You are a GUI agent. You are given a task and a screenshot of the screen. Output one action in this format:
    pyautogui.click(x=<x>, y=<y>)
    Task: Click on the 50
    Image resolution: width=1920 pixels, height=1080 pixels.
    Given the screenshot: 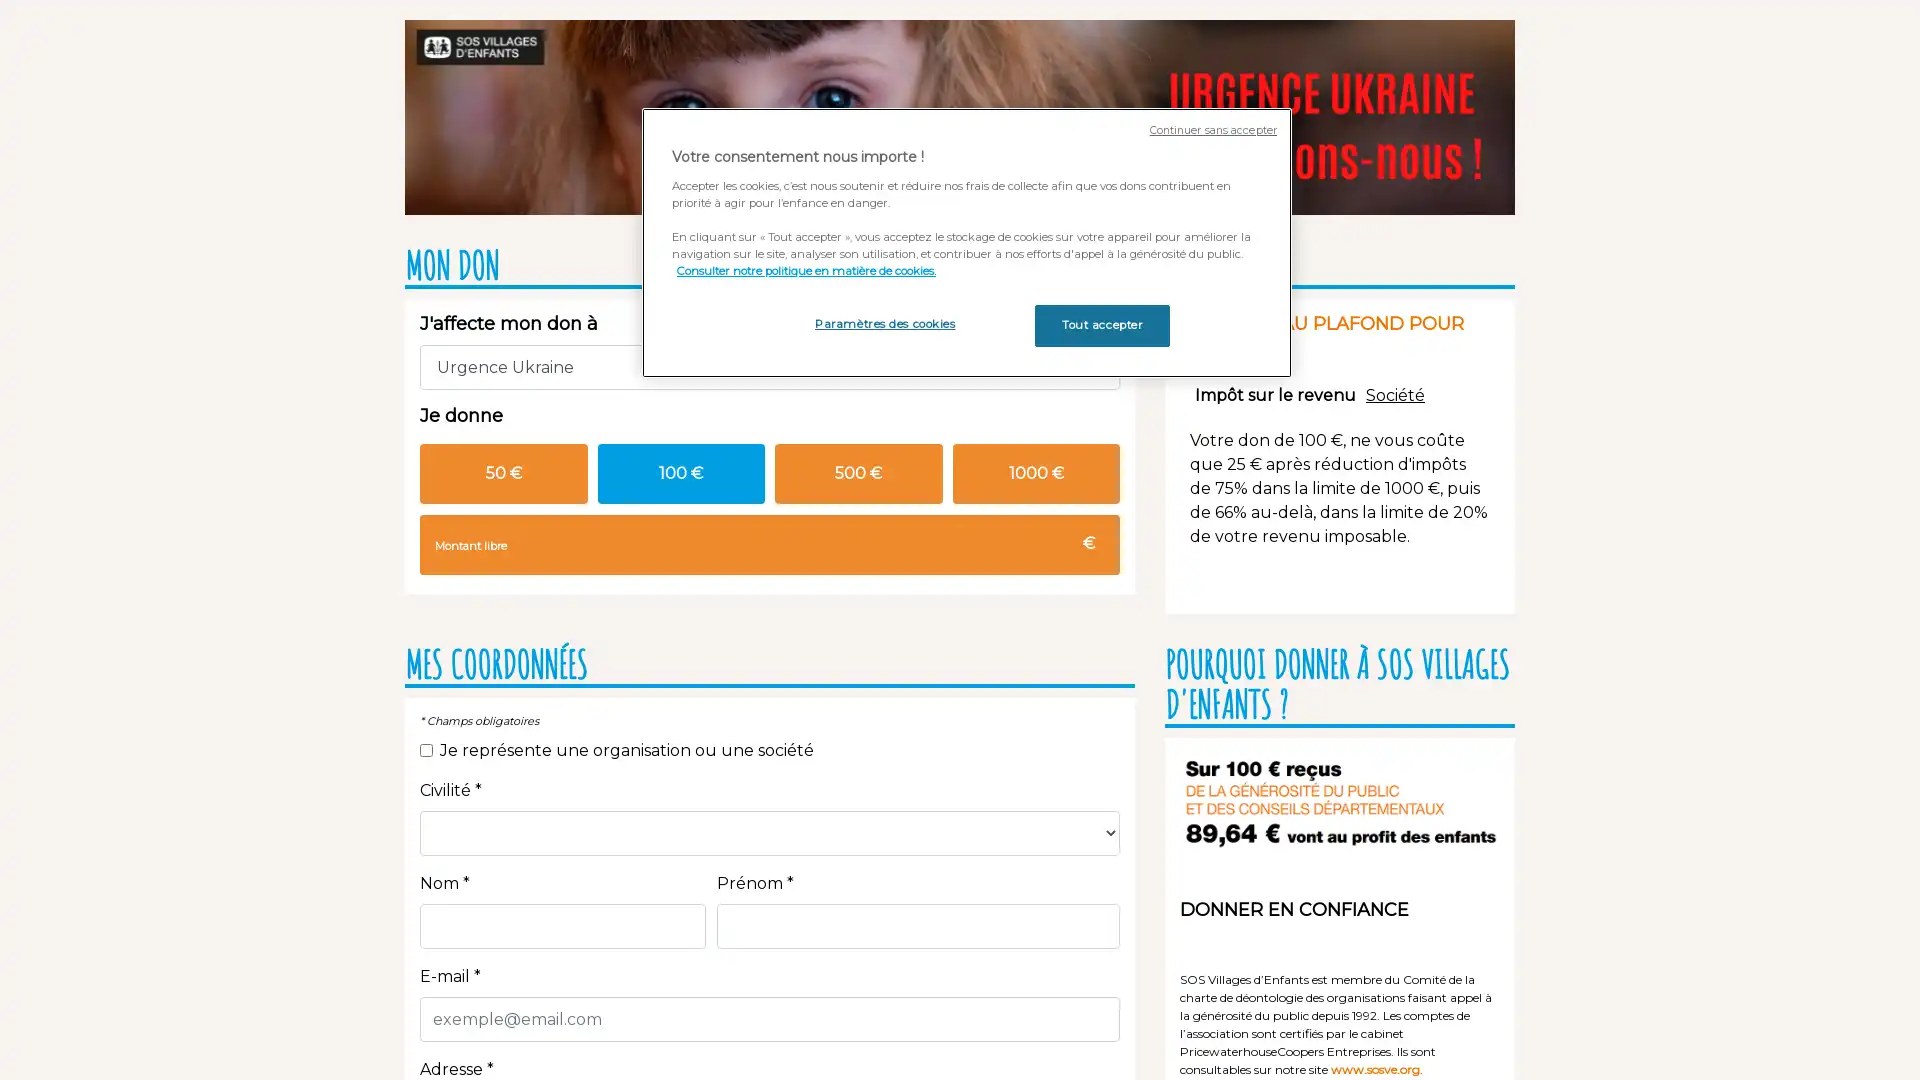 What is the action you would take?
    pyautogui.click(x=503, y=473)
    